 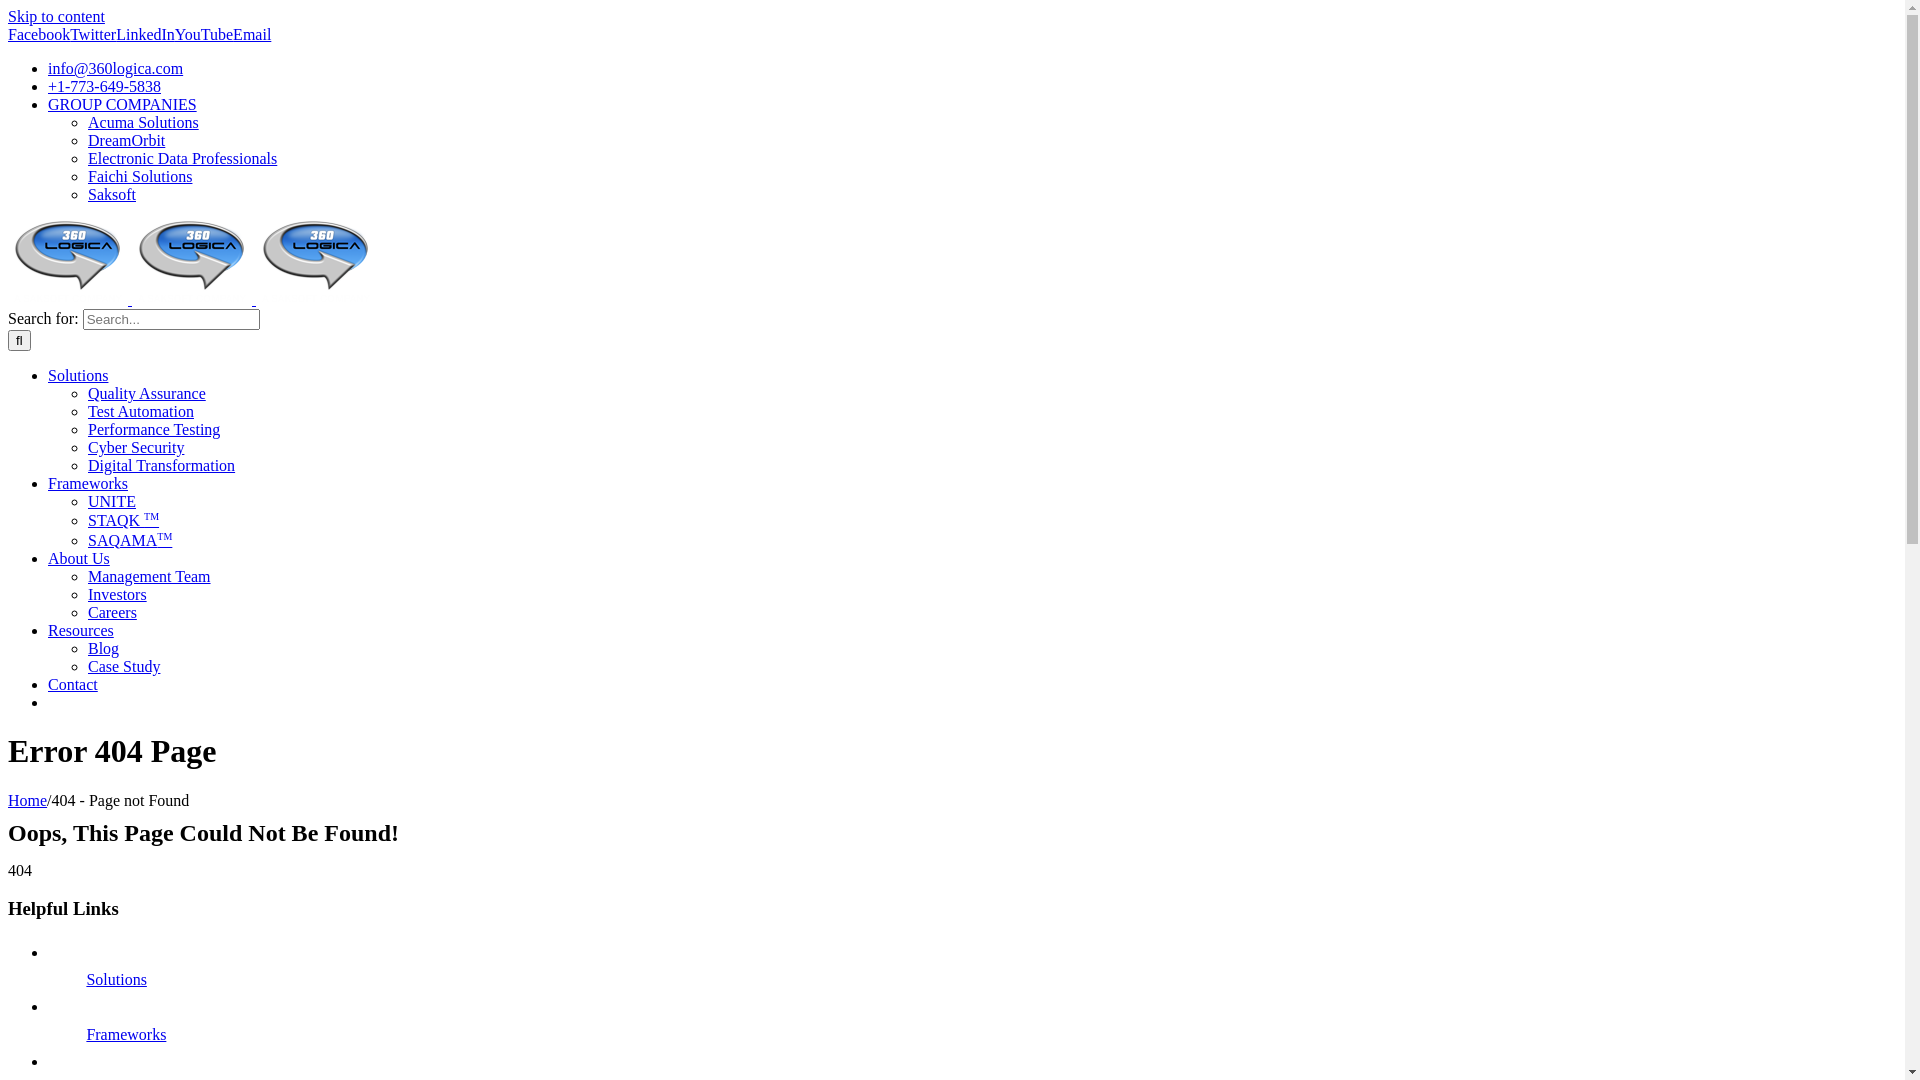 What do you see at coordinates (116, 593) in the screenshot?
I see `'Investors'` at bounding box center [116, 593].